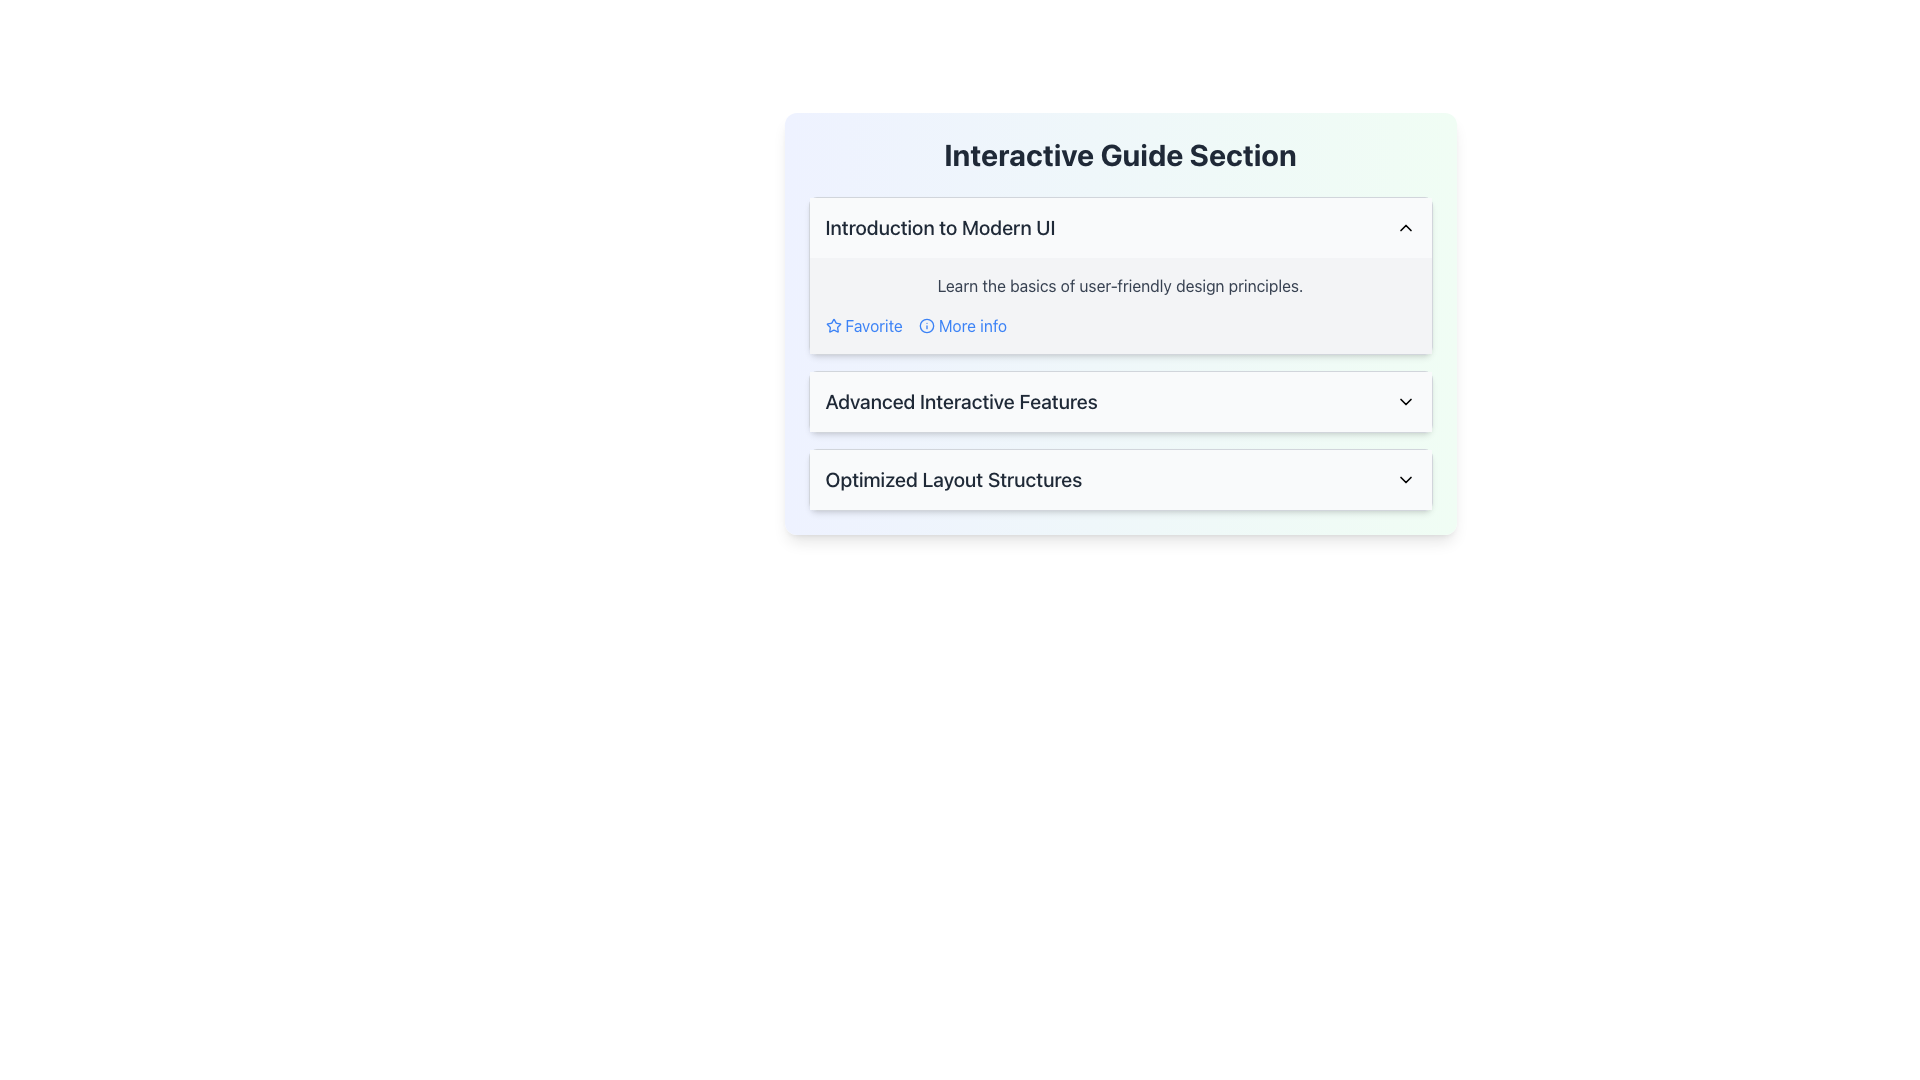 This screenshot has width=1920, height=1080. Describe the element at coordinates (939, 226) in the screenshot. I see `the title text of the collapsible section that introduces topics related to modern user interfaces, which is located in the top left of the displayed interface` at that location.